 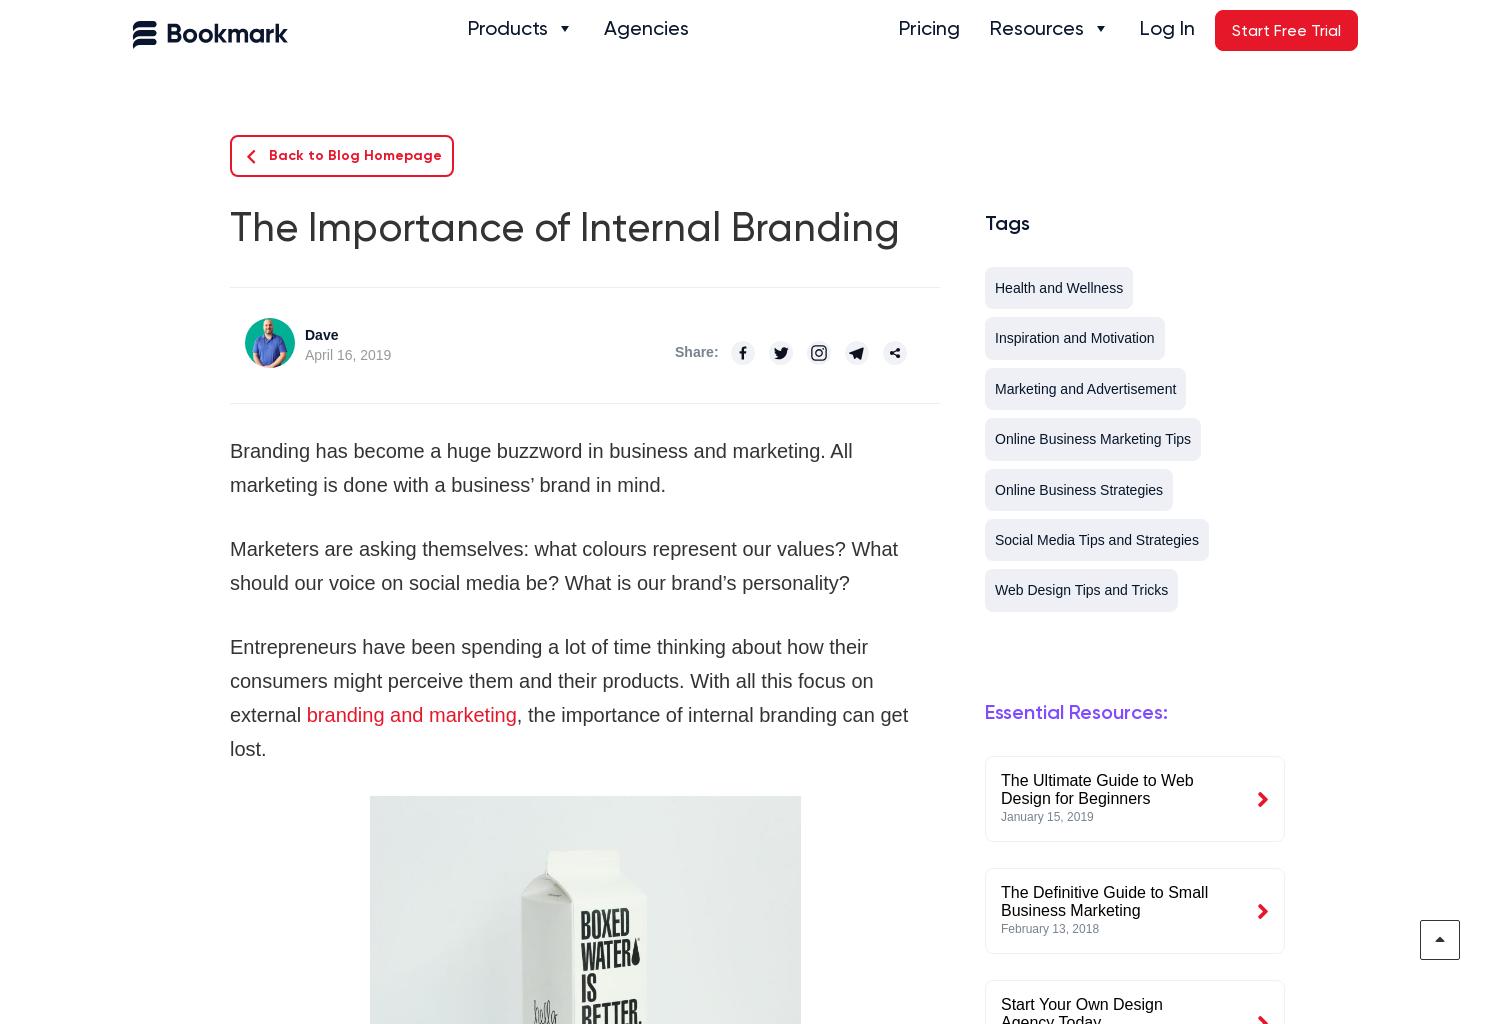 What do you see at coordinates (508, 27) in the screenshot?
I see `'Products'` at bounding box center [508, 27].